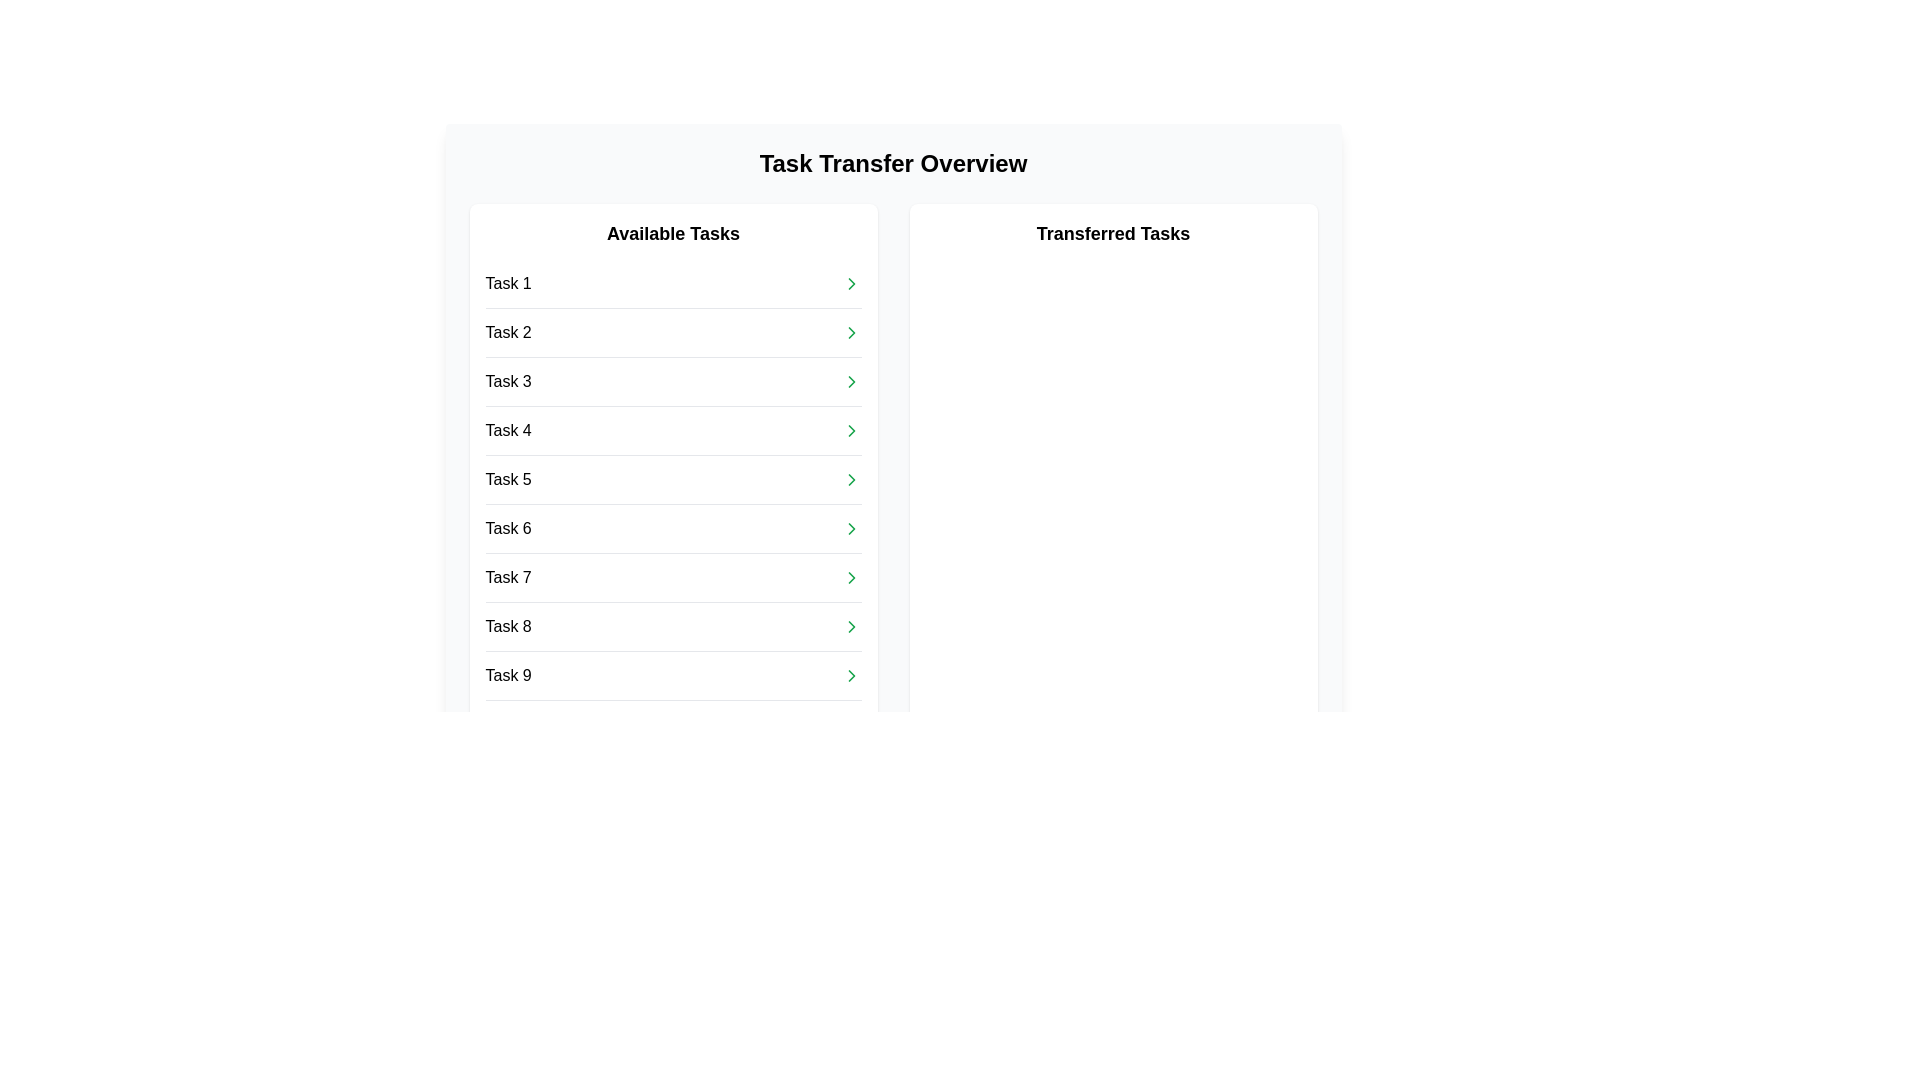  I want to click on the green rightward chevron icon next to 'Task 7' in the 'Available Tasks' panel, so click(851, 578).